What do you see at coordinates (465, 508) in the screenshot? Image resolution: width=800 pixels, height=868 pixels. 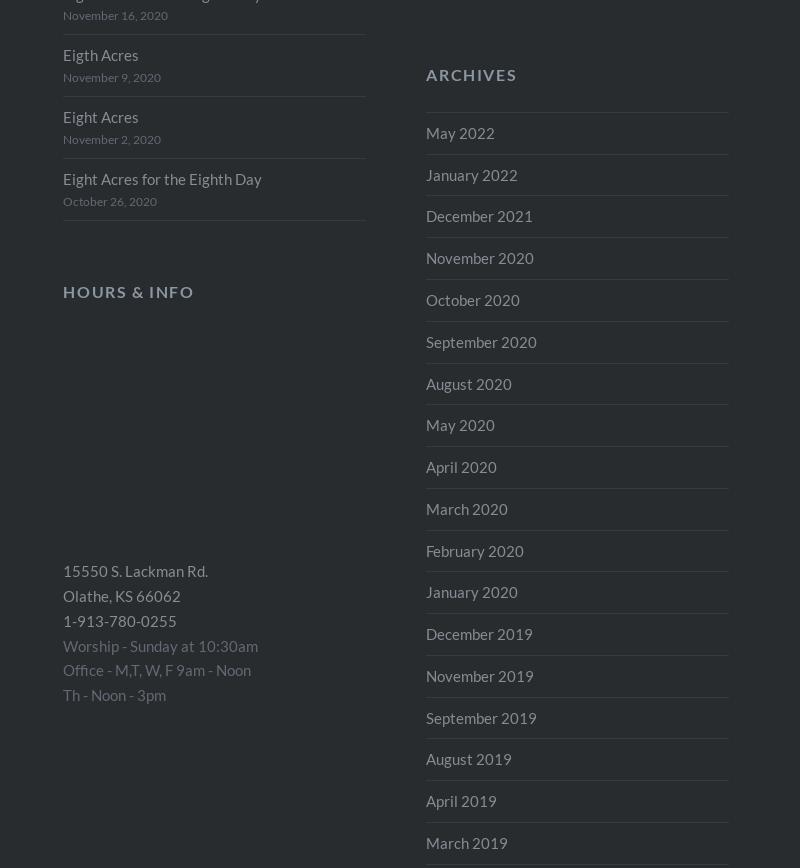 I see `'March 2020'` at bounding box center [465, 508].